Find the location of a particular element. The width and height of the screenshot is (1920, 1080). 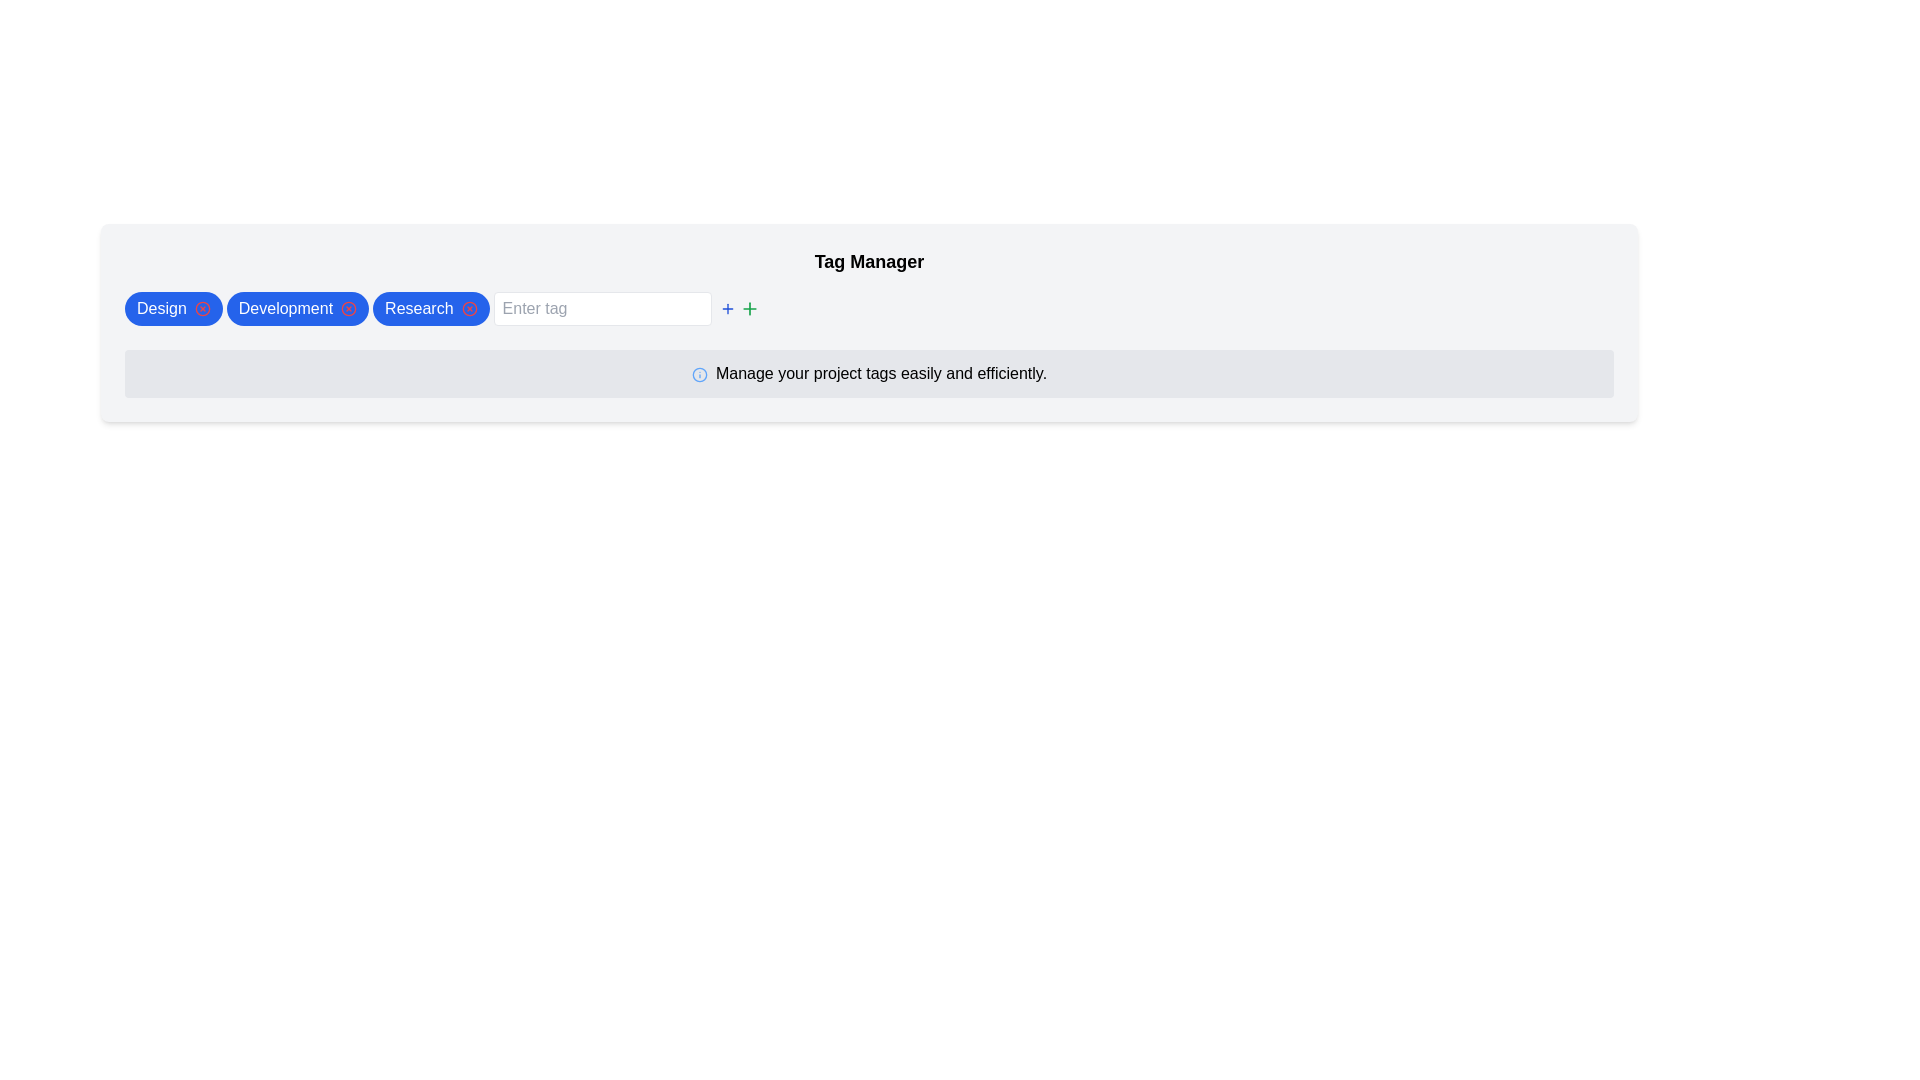

the close or delete button inside the blue 'Design' tag to change its color is located at coordinates (202, 308).